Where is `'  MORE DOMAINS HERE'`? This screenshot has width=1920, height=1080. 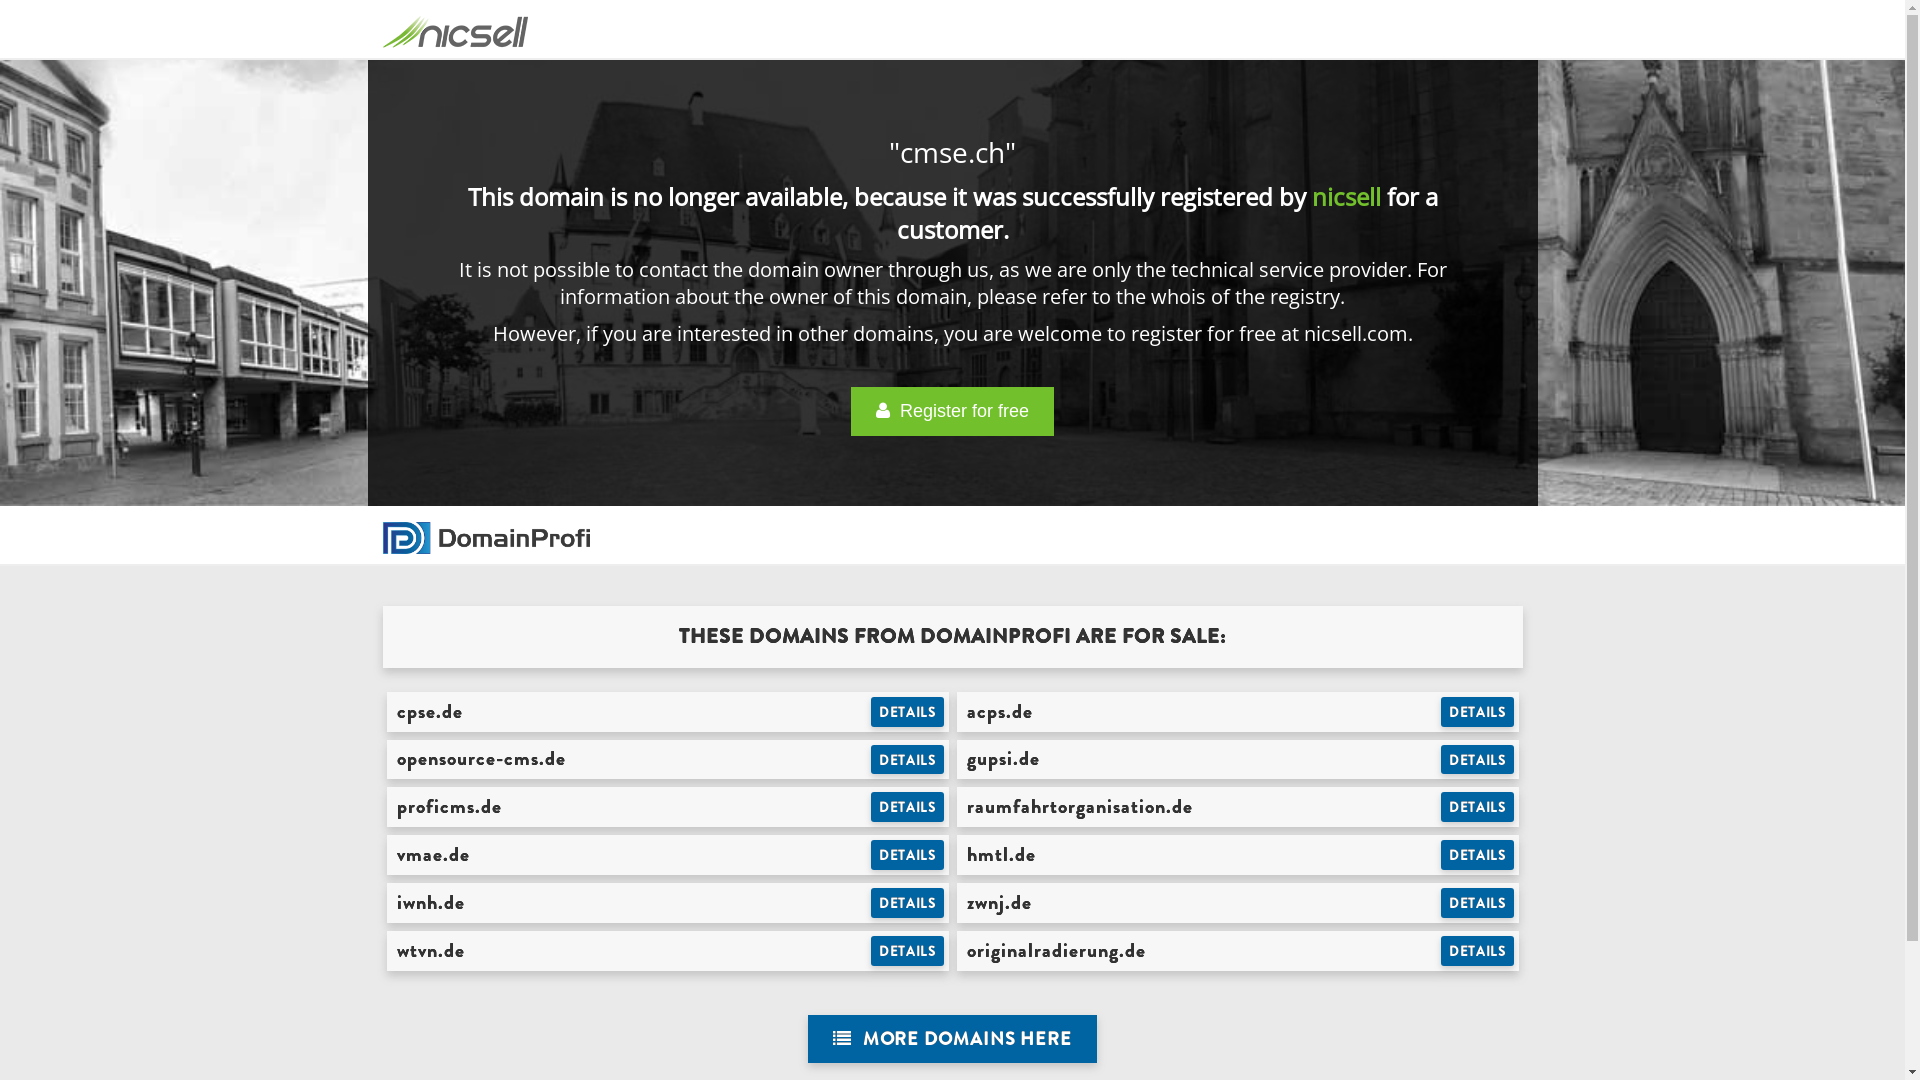 '  MORE DOMAINS HERE' is located at coordinates (951, 1038).